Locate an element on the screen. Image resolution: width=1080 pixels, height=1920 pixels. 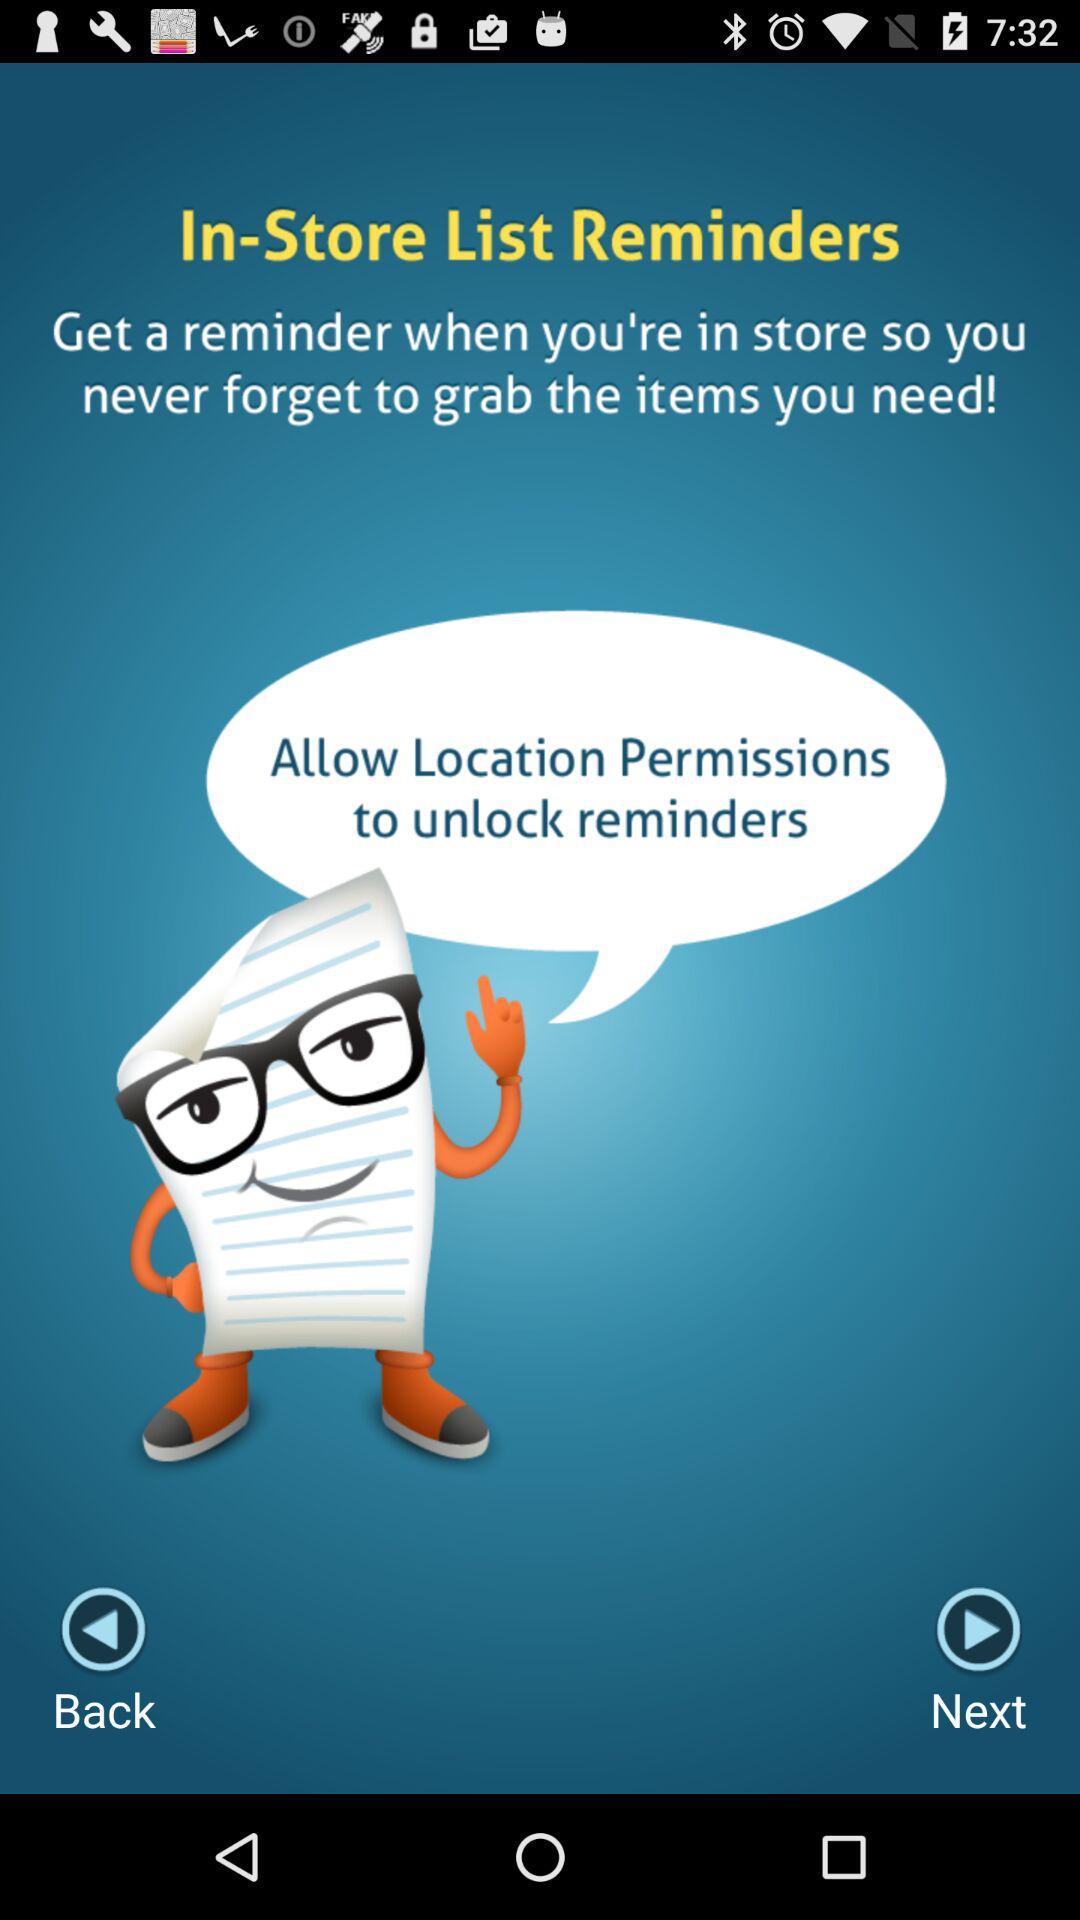
item at the bottom left corner is located at coordinates (104, 1663).